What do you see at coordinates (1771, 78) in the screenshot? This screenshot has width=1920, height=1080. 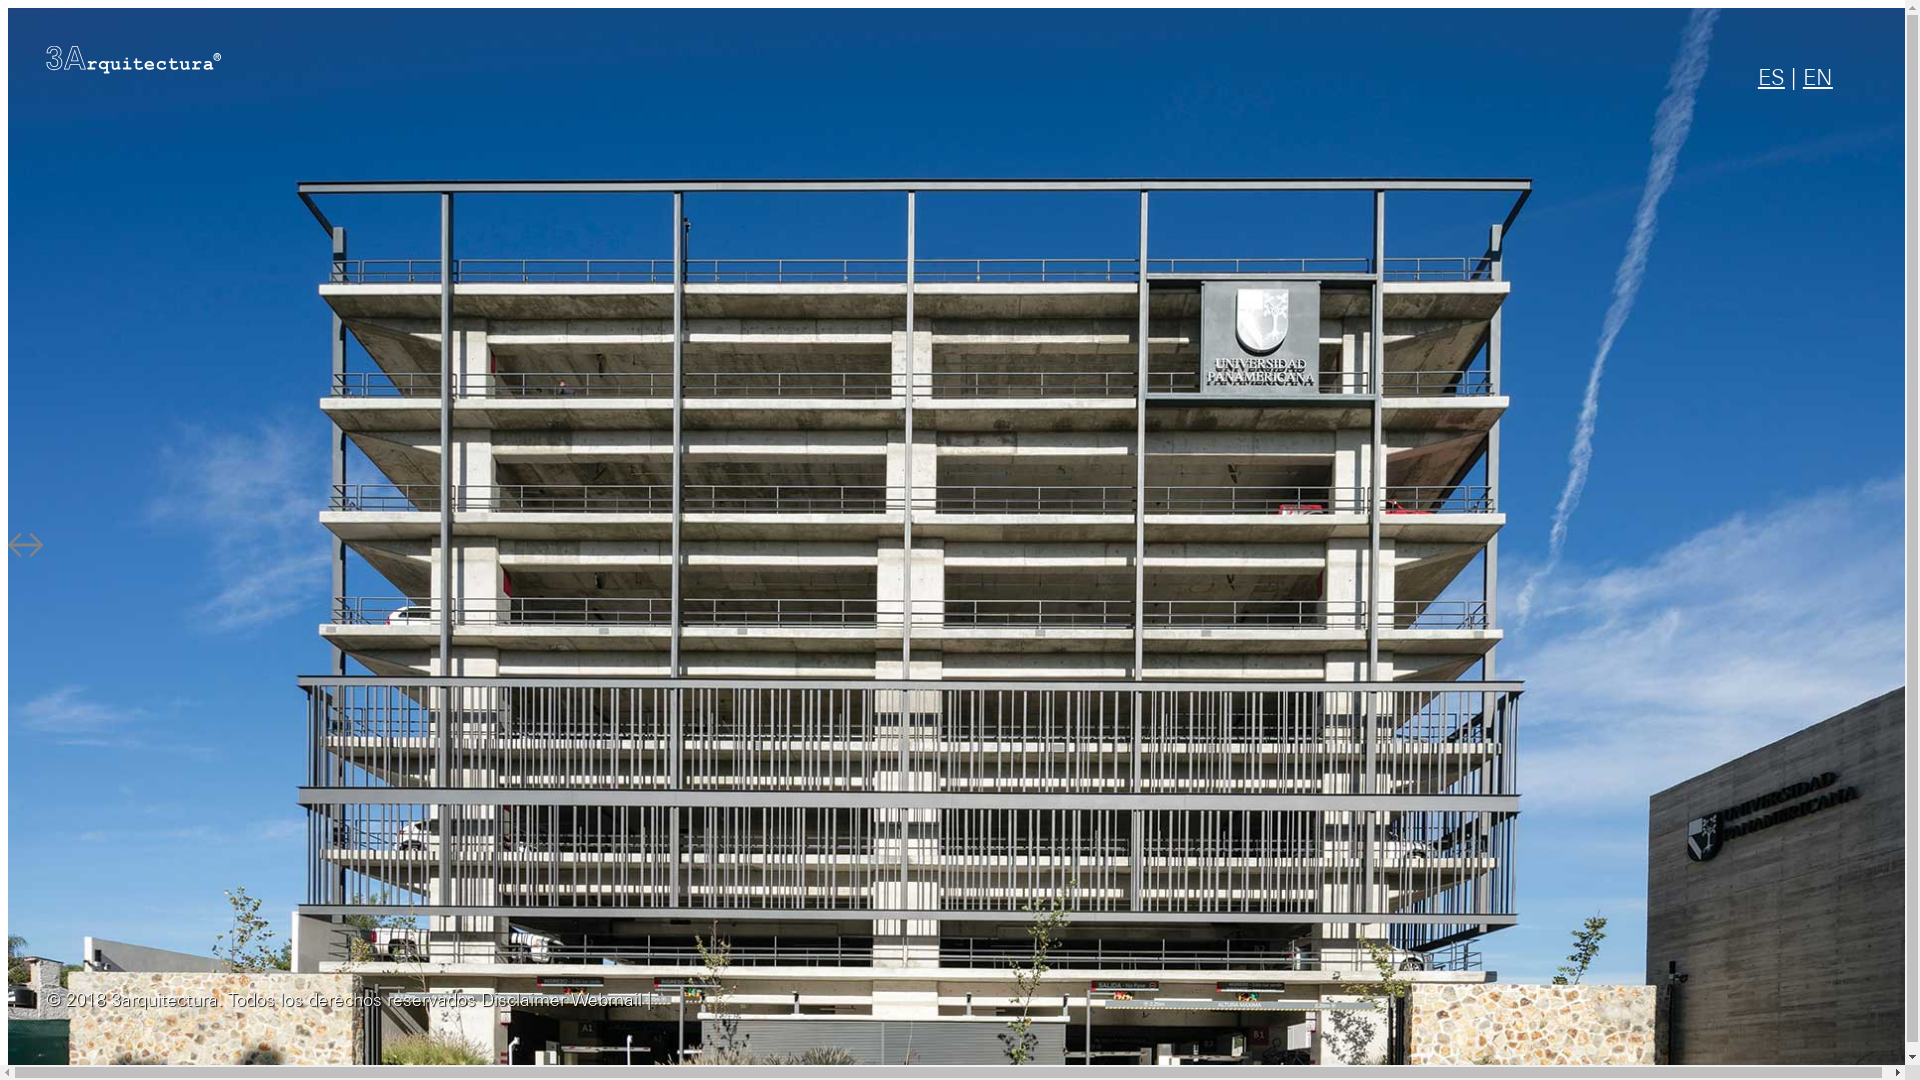 I see `'ES'` at bounding box center [1771, 78].